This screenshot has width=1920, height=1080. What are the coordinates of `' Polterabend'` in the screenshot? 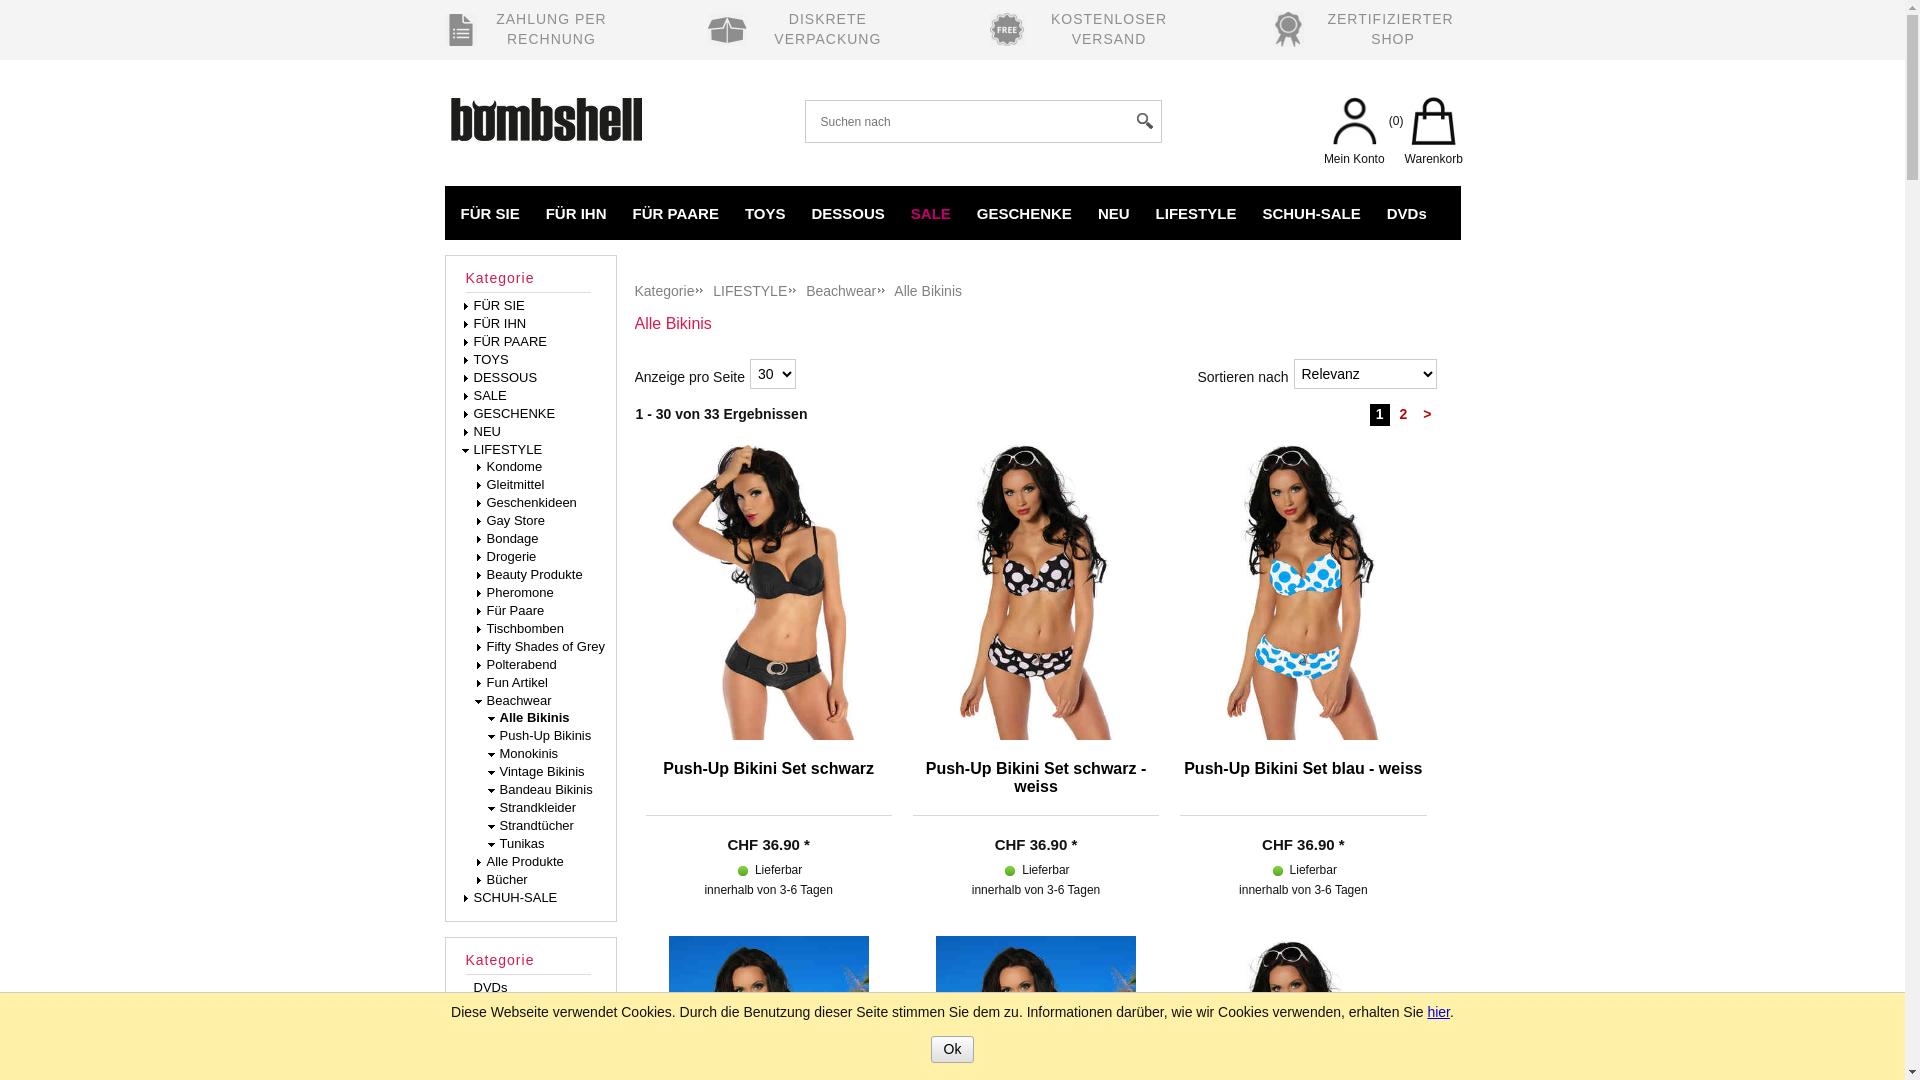 It's located at (522, 664).